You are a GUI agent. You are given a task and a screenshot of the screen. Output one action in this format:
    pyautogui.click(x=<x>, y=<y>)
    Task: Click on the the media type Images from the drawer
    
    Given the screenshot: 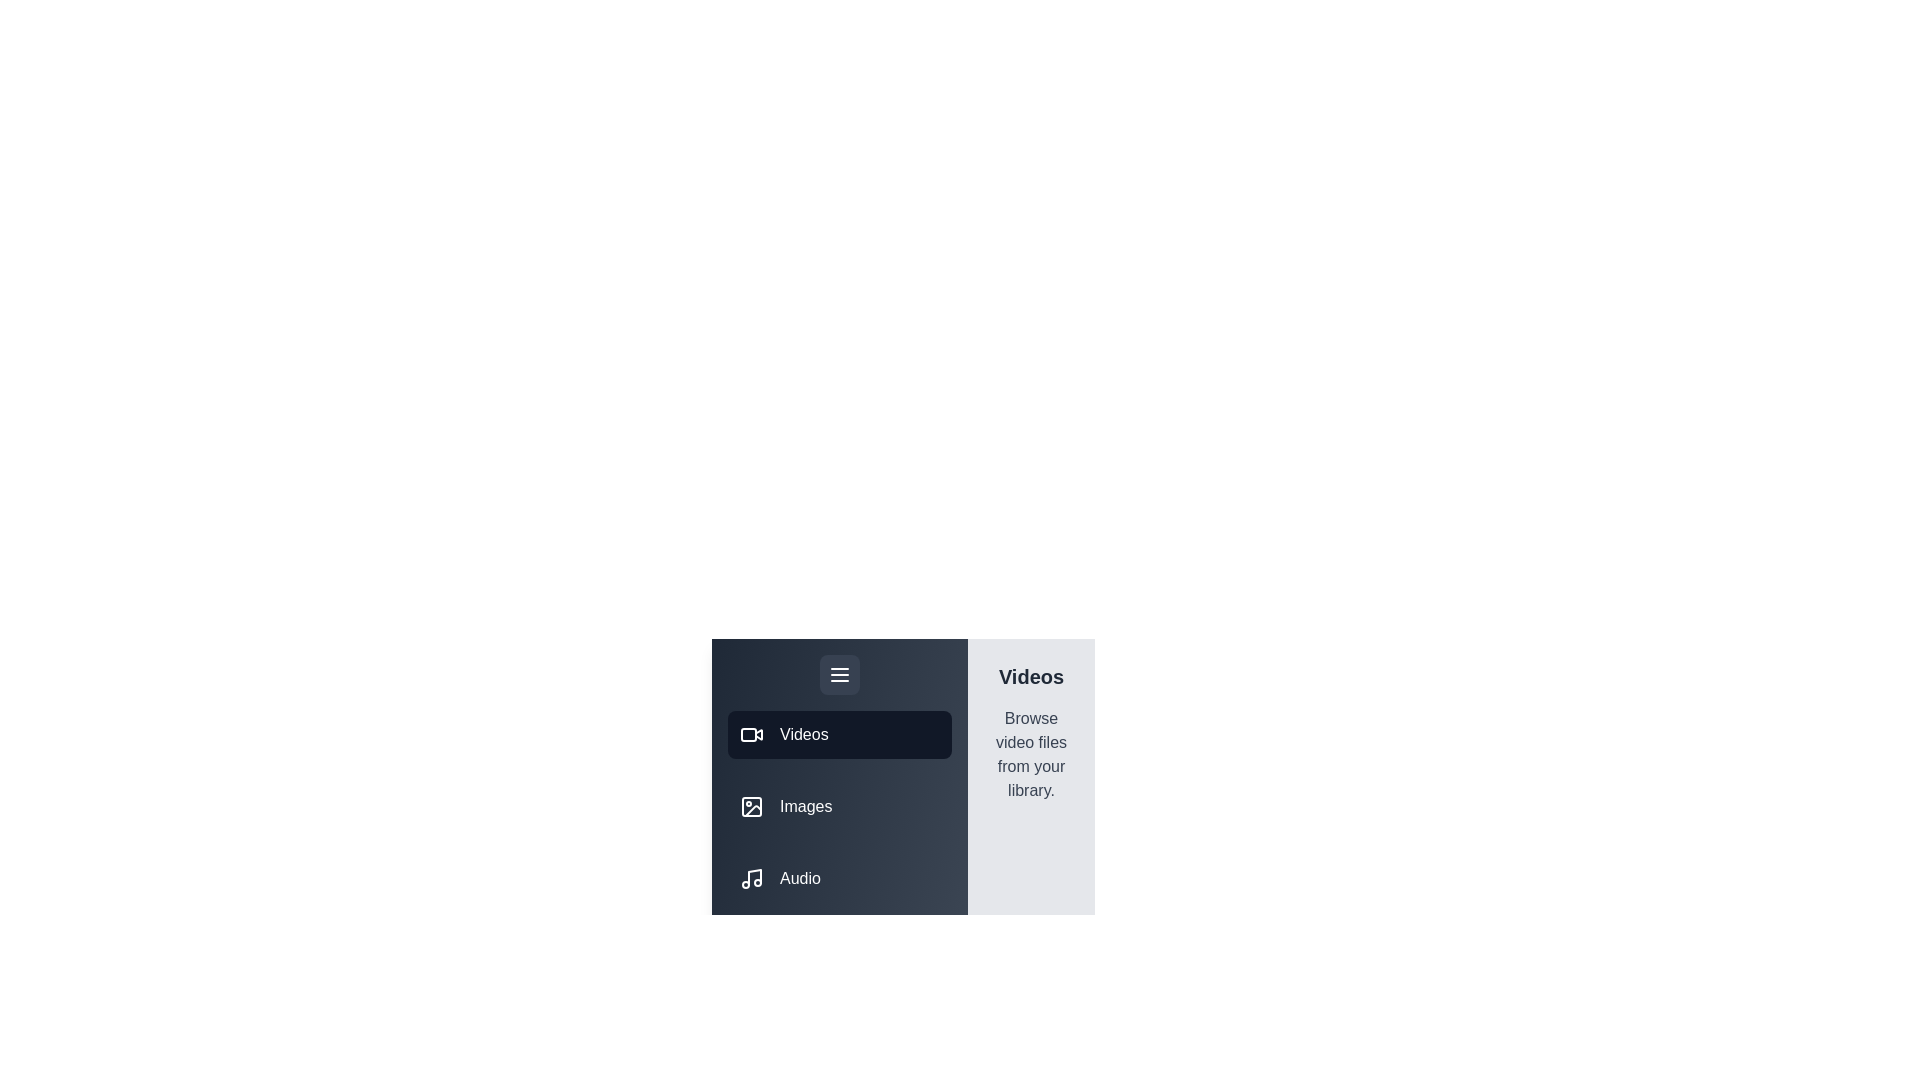 What is the action you would take?
    pyautogui.click(x=840, y=805)
    